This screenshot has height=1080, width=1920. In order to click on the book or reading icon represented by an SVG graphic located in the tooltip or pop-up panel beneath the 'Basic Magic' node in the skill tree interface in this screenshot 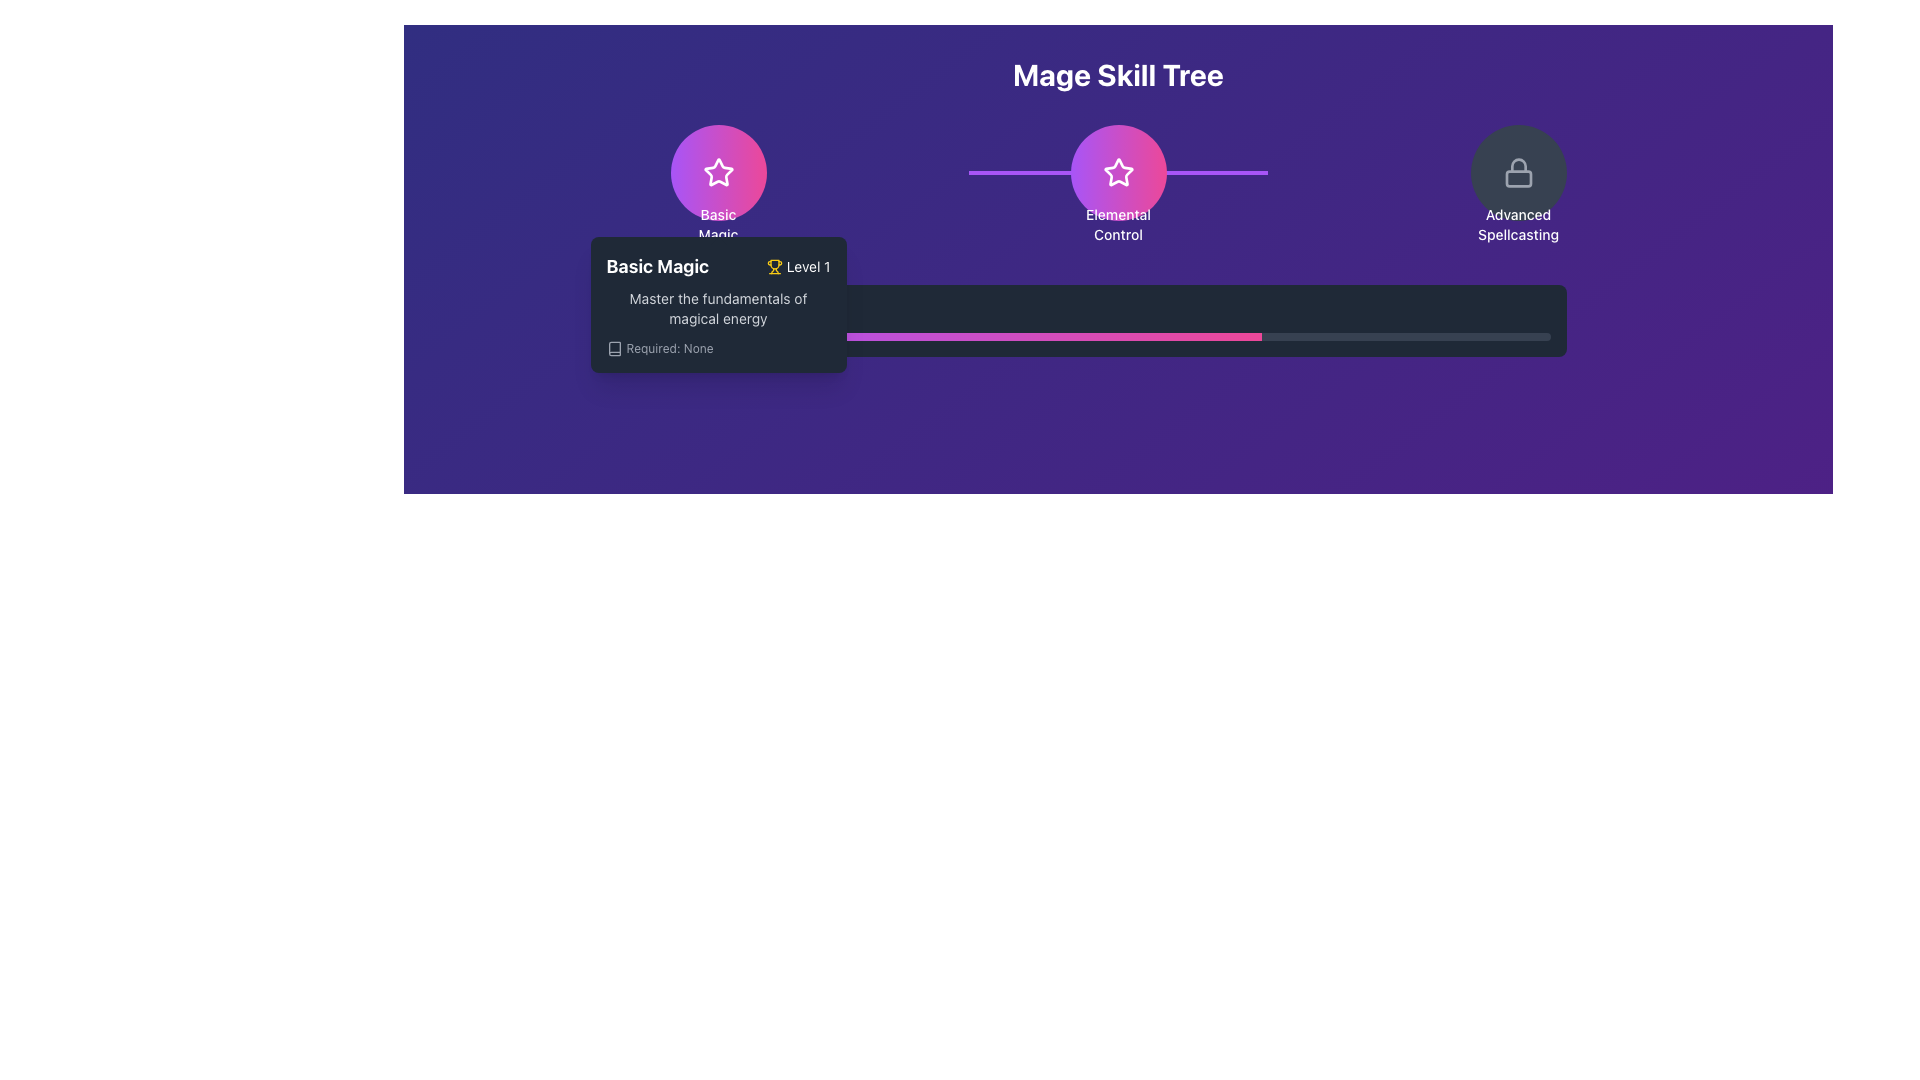, I will do `click(613, 347)`.